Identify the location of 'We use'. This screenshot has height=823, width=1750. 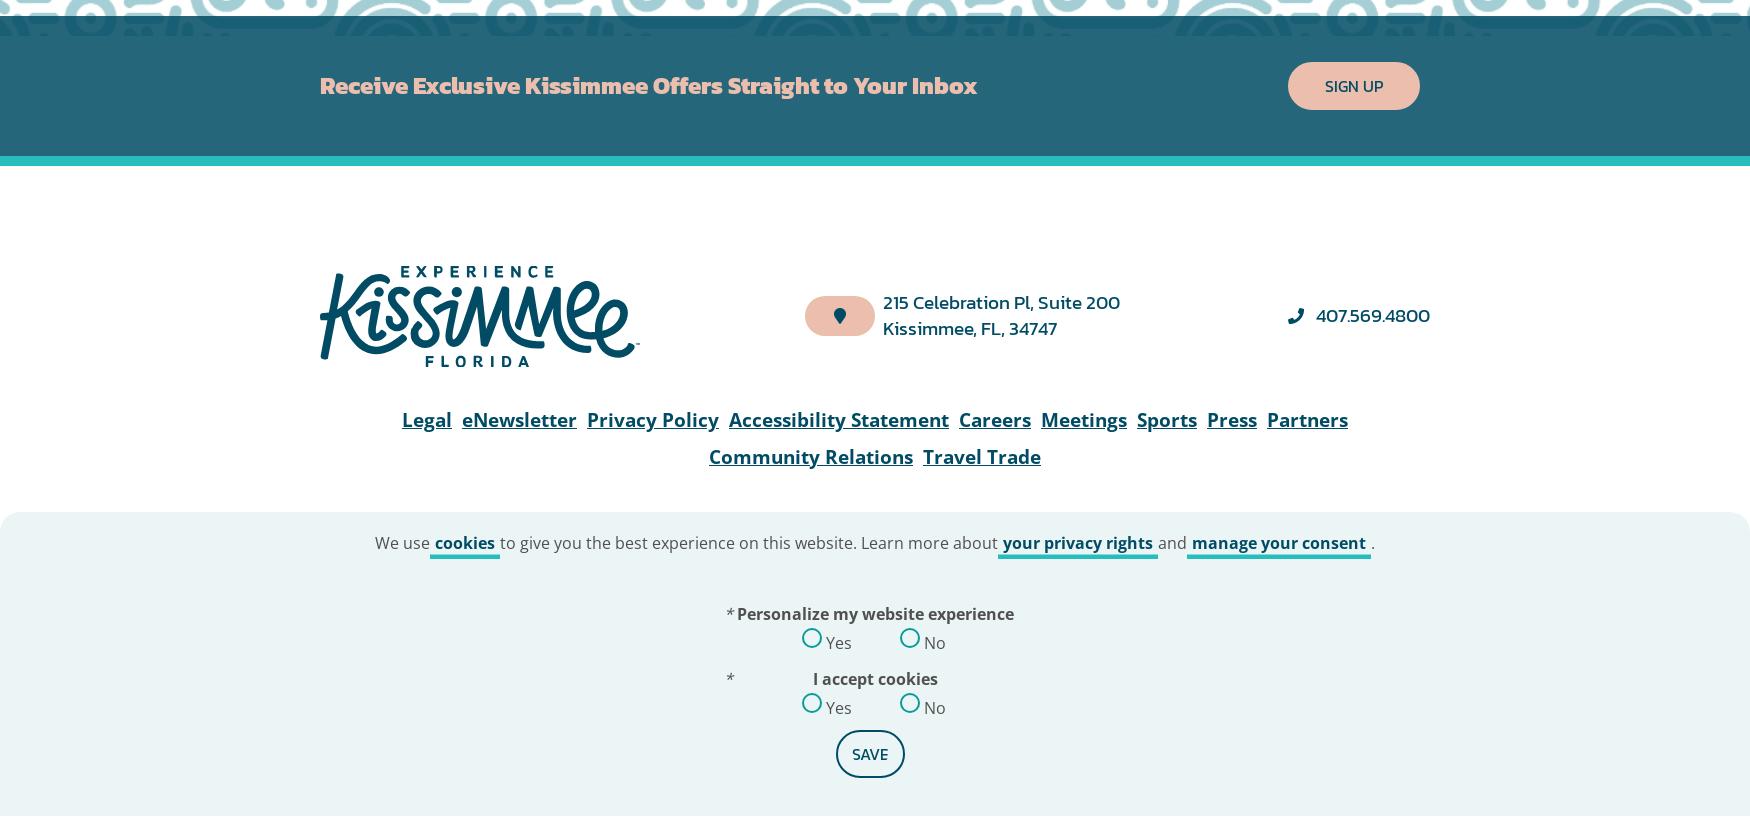
(401, 78).